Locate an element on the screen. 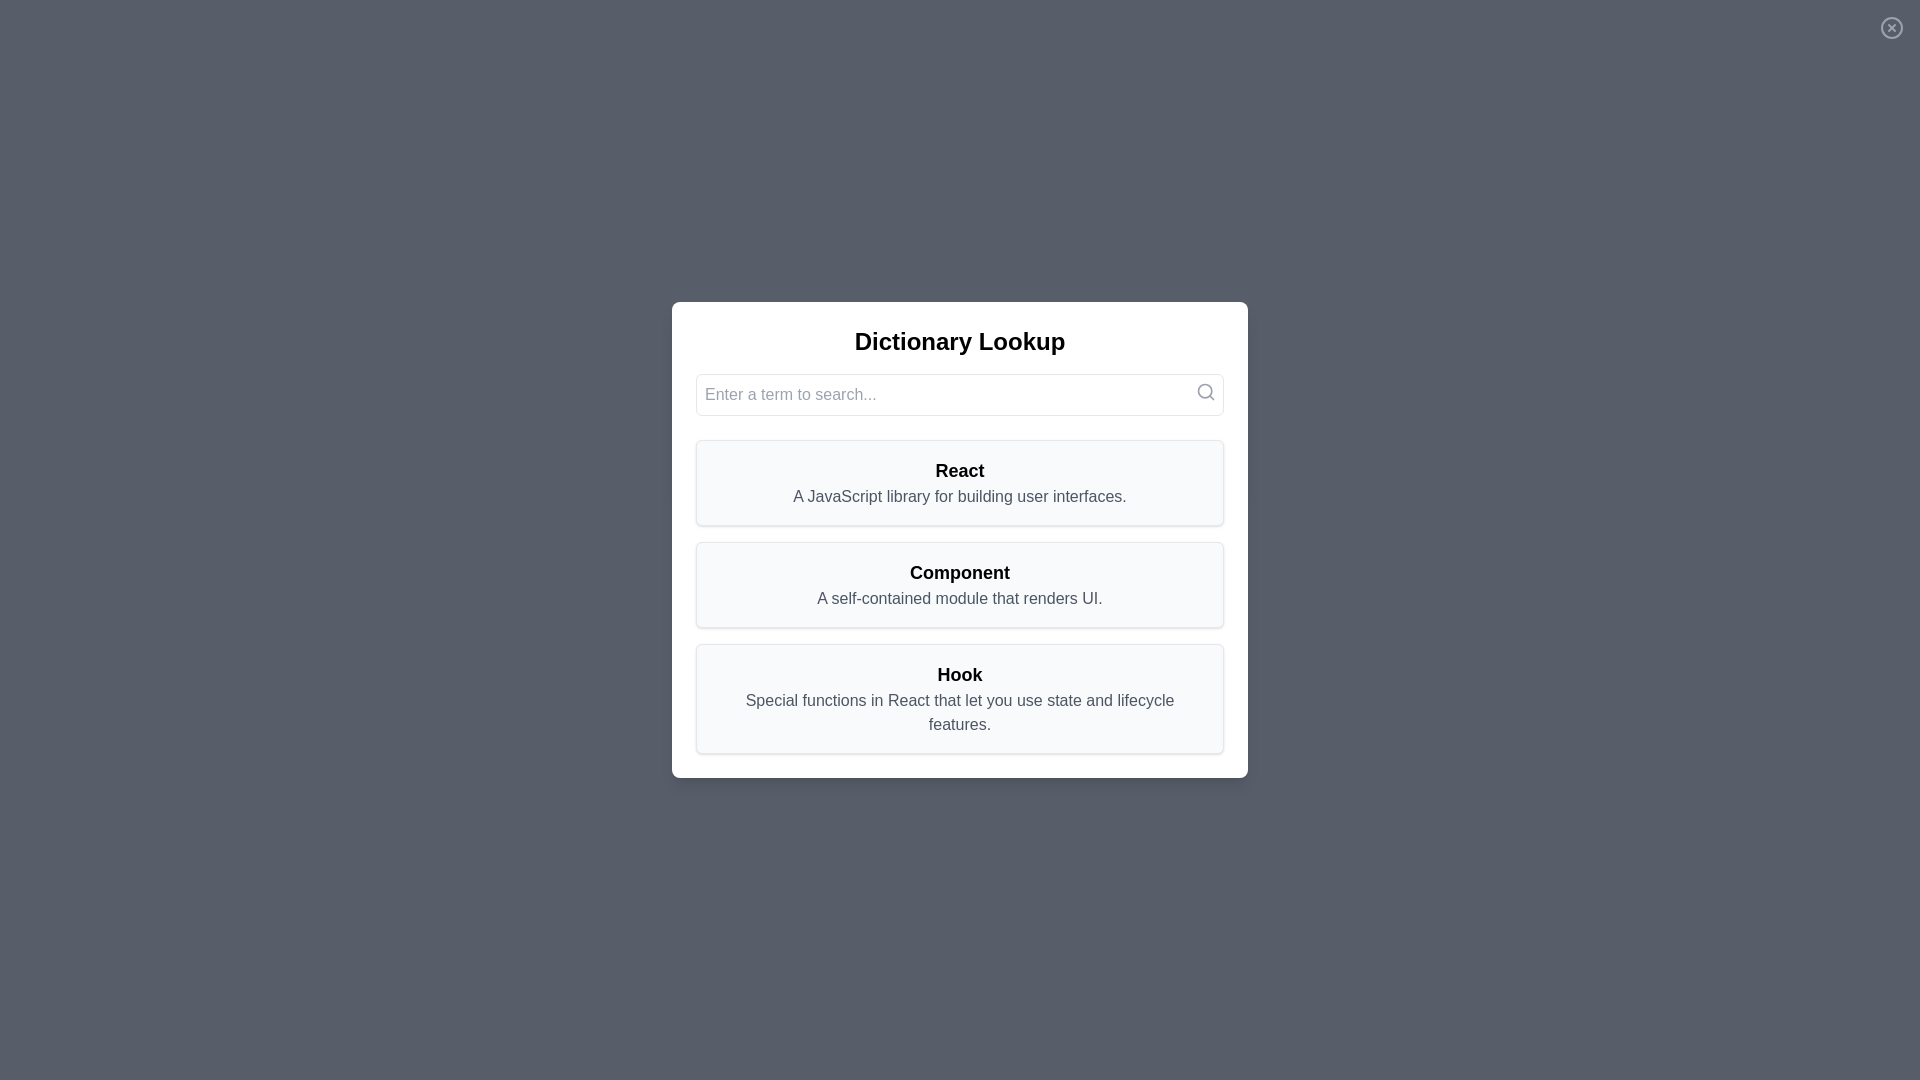 The width and height of the screenshot is (1920, 1080). the search icon is located at coordinates (1204, 392).